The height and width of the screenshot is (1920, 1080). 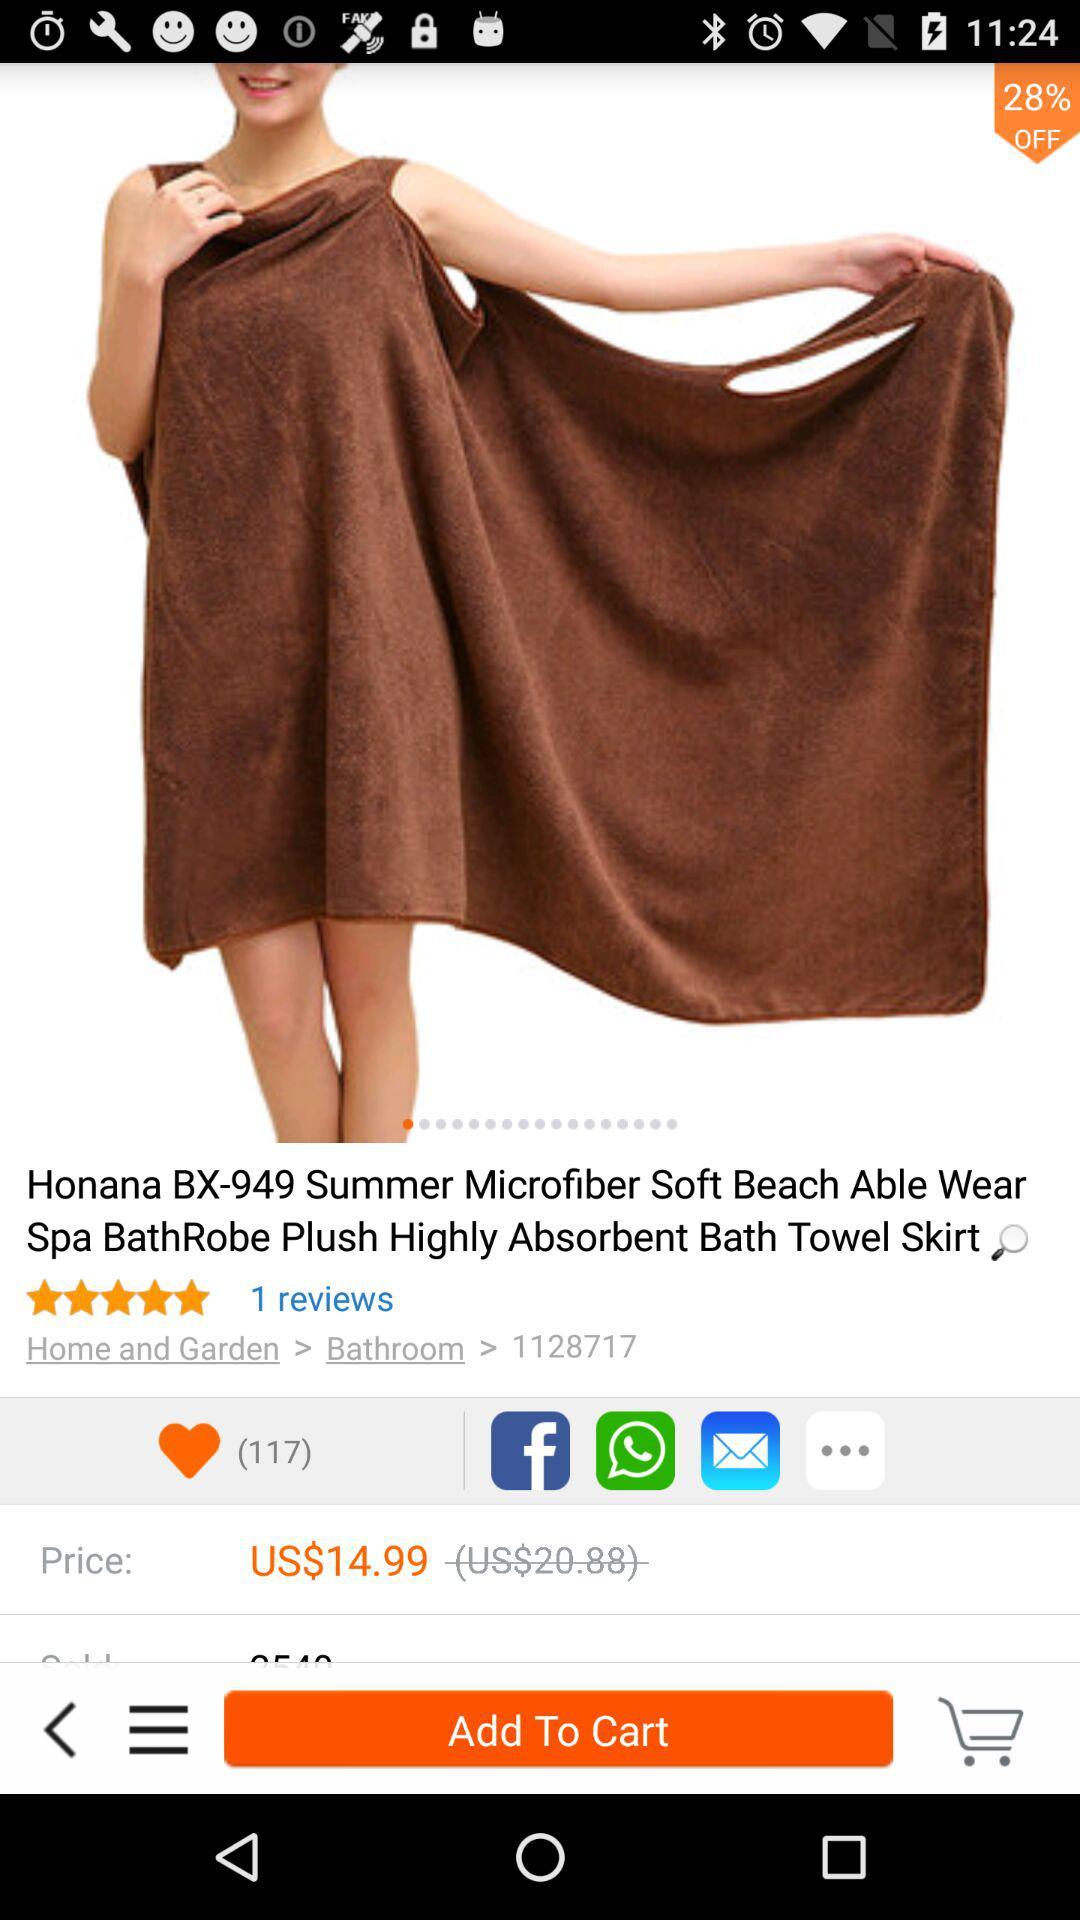 What do you see at coordinates (529, 1450) in the screenshot?
I see `like on facebook` at bounding box center [529, 1450].